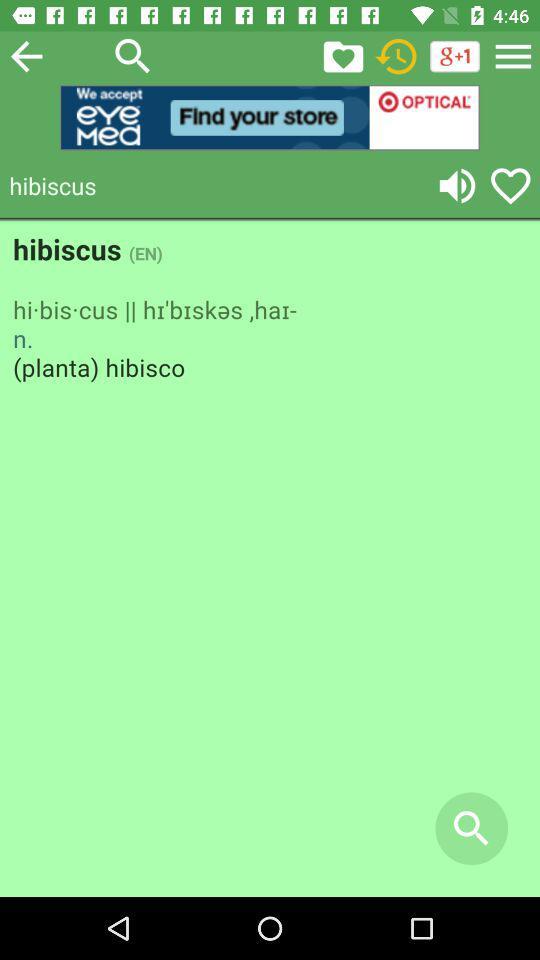  What do you see at coordinates (270, 117) in the screenshot?
I see `advertisement banner` at bounding box center [270, 117].